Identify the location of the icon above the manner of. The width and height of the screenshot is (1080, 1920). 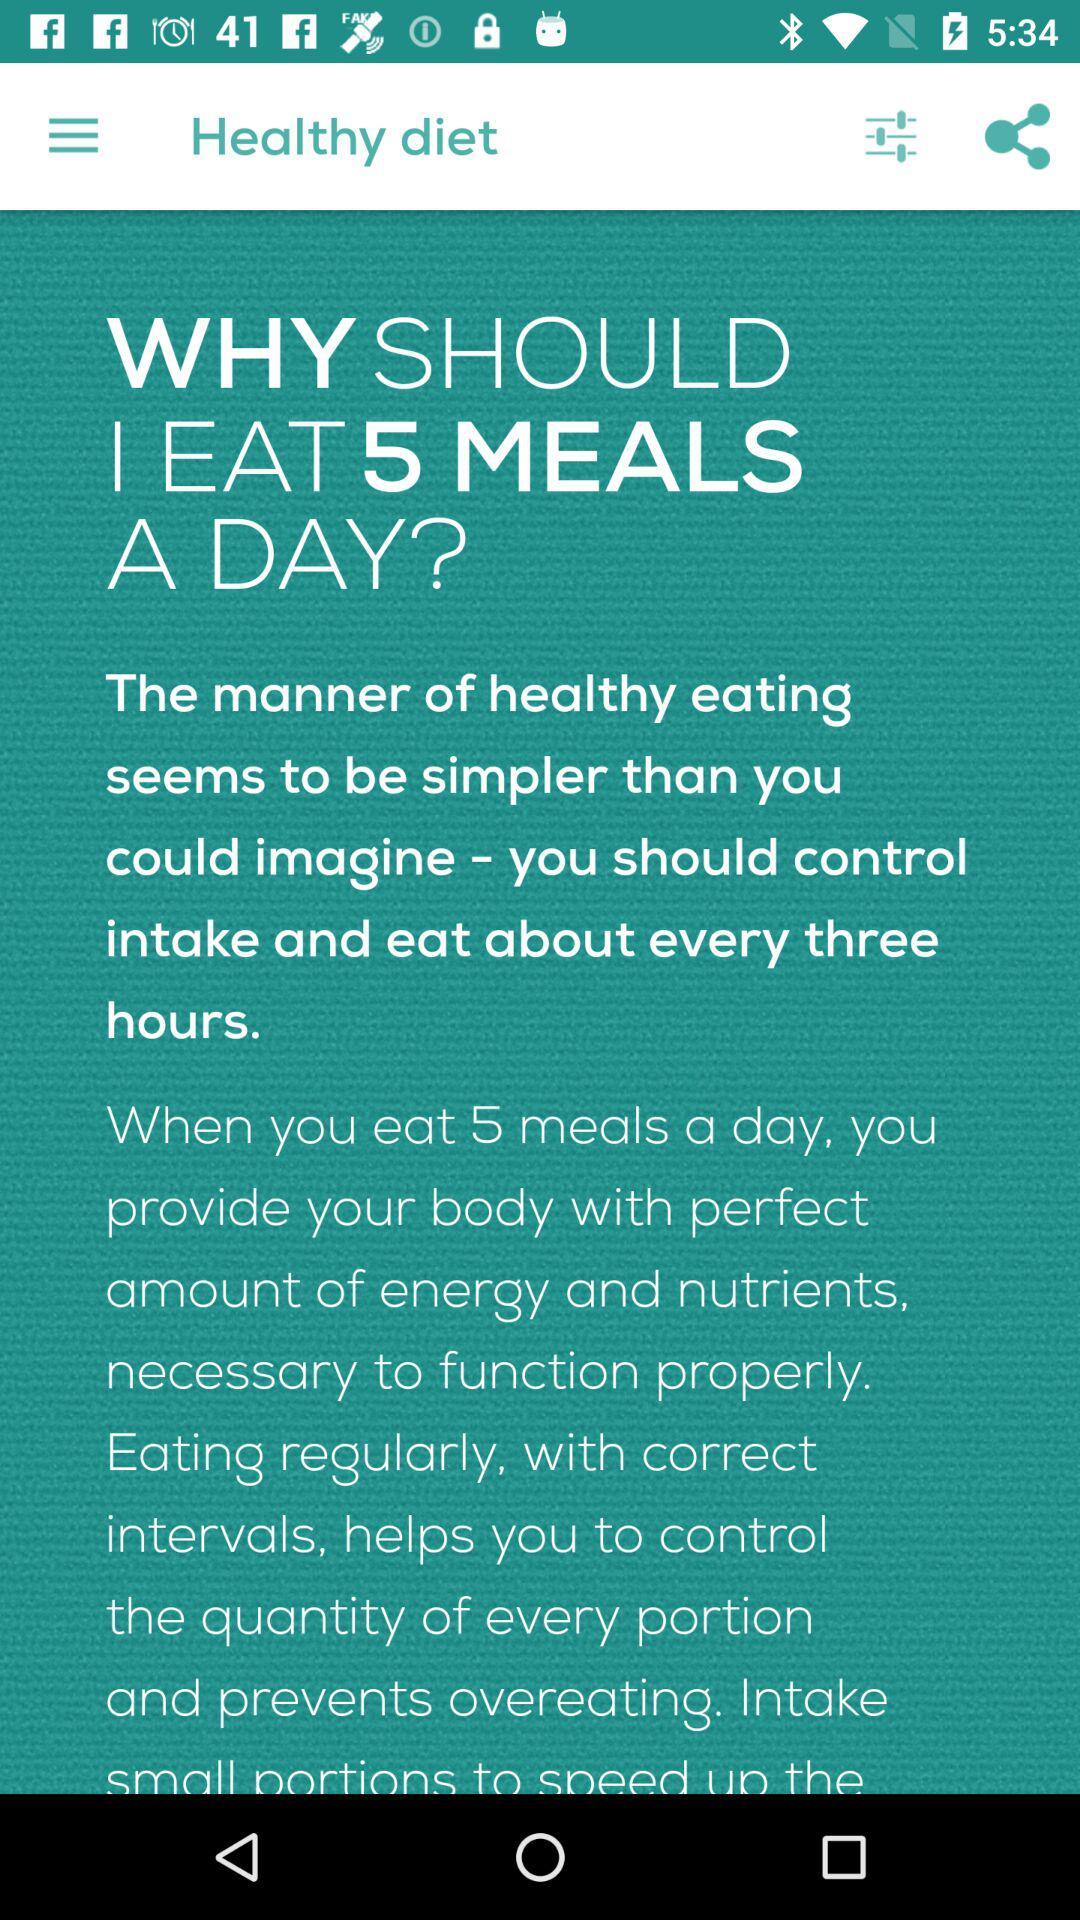
(890, 135).